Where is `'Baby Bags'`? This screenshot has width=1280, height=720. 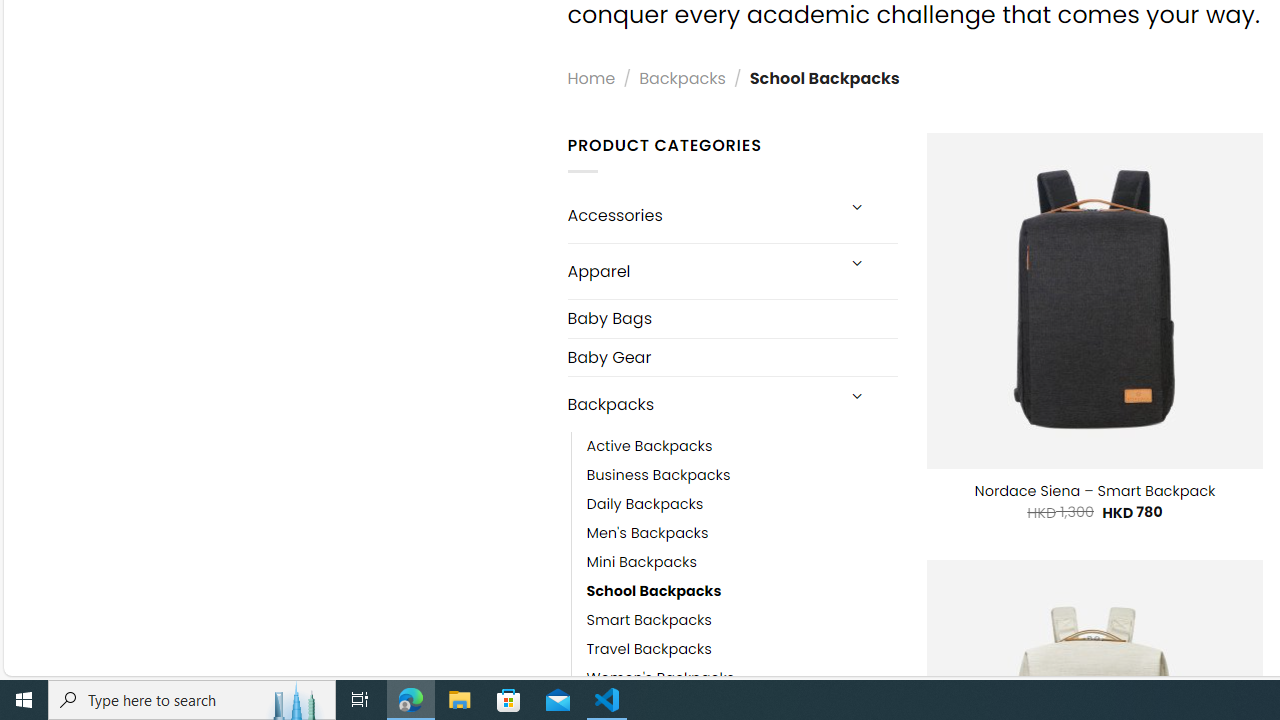
'Baby Bags' is located at coordinates (731, 317).